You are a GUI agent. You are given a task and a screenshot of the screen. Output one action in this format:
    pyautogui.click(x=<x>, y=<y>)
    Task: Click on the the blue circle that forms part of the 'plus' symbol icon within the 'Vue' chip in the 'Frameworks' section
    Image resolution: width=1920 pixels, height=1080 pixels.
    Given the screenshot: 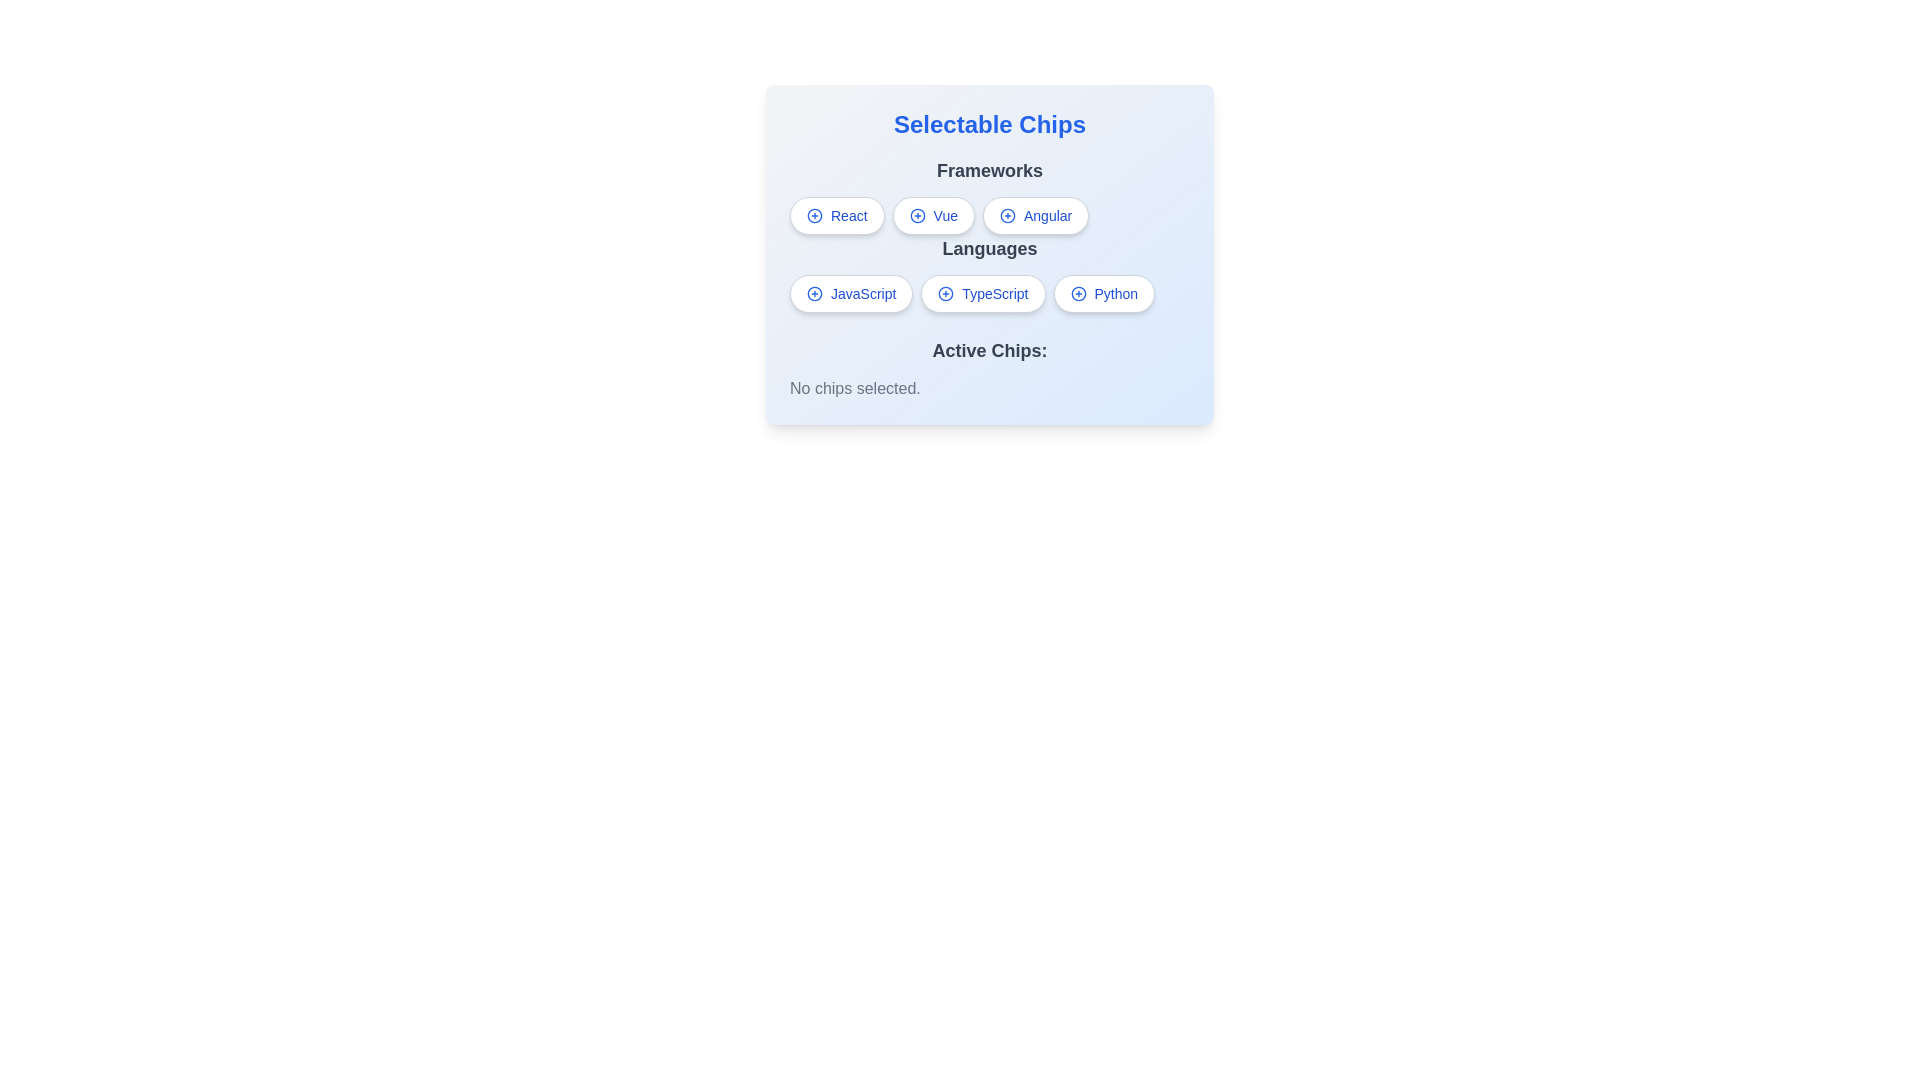 What is the action you would take?
    pyautogui.click(x=916, y=216)
    